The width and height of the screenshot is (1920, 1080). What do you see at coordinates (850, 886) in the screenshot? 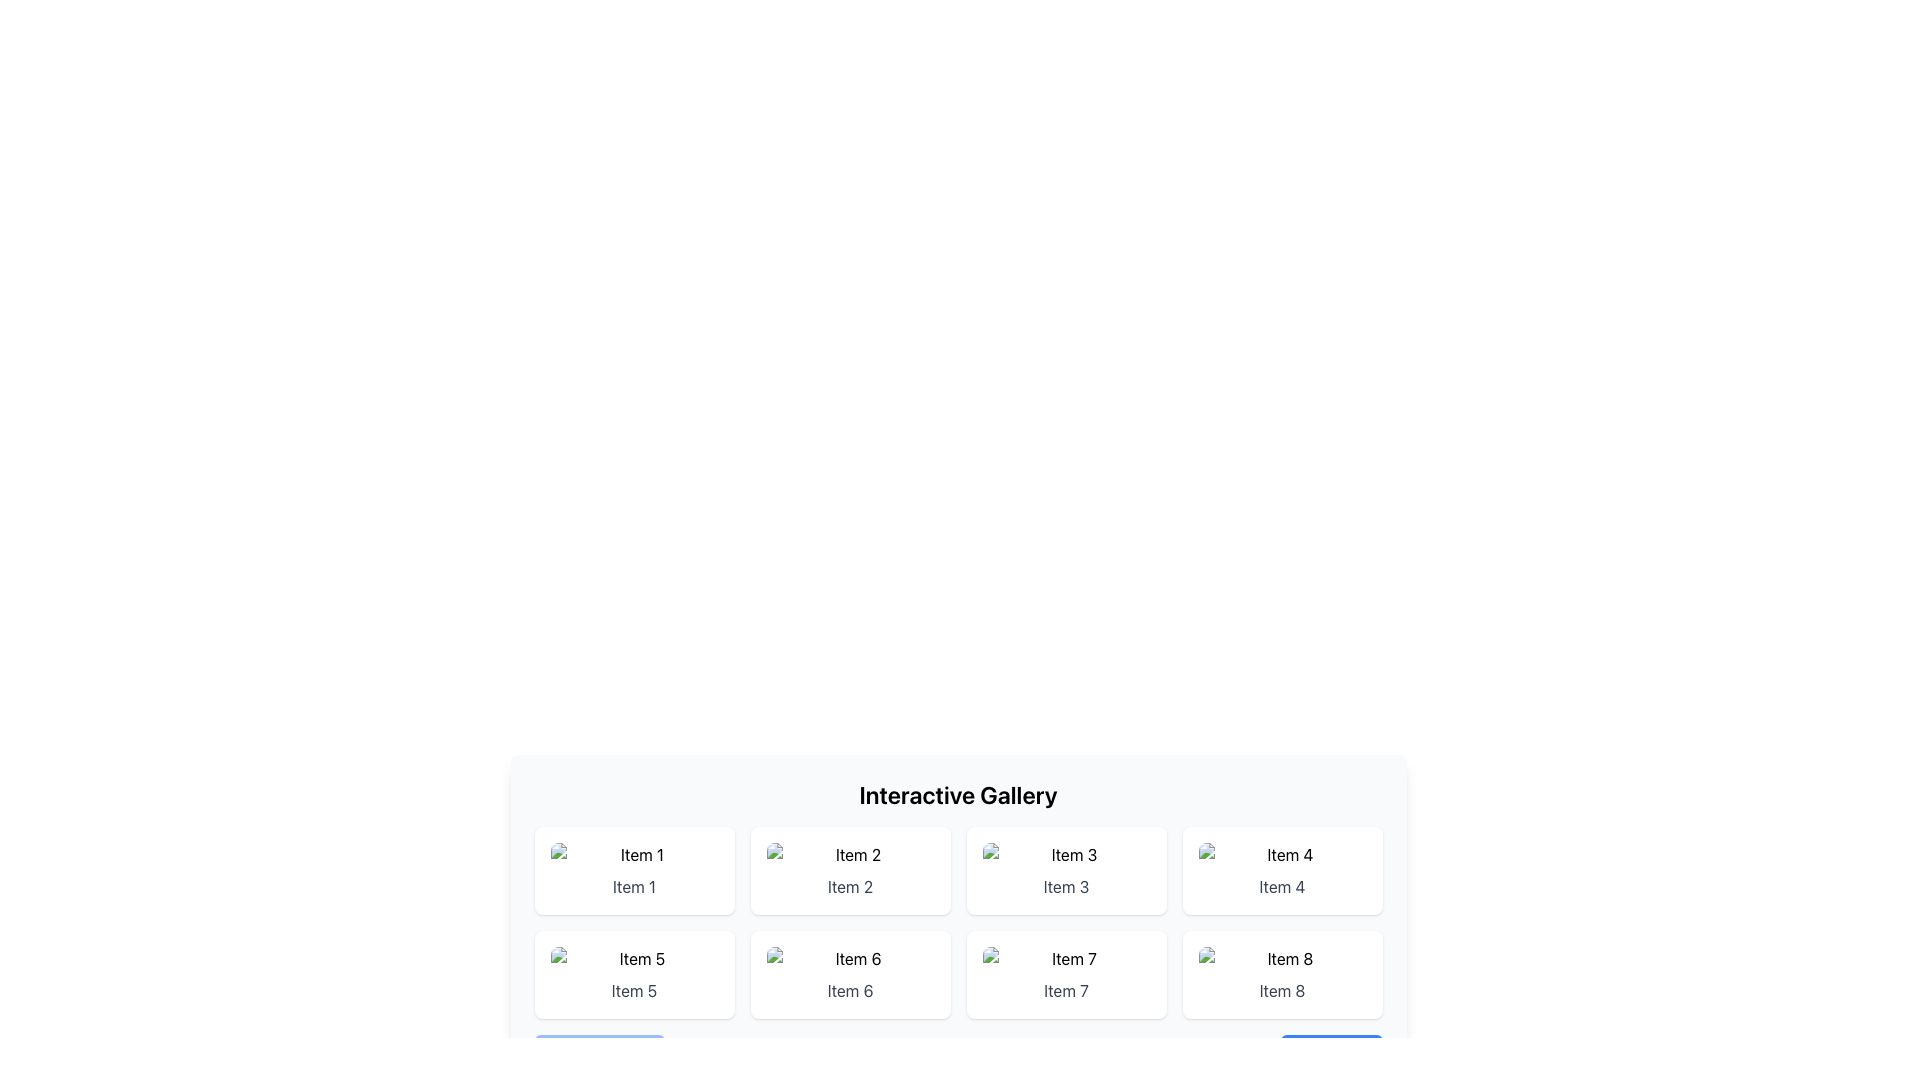
I see `the text label displaying 'Item 2', which is styled with a gray color and is located in the second cell of the top row in the grid layout` at bounding box center [850, 886].